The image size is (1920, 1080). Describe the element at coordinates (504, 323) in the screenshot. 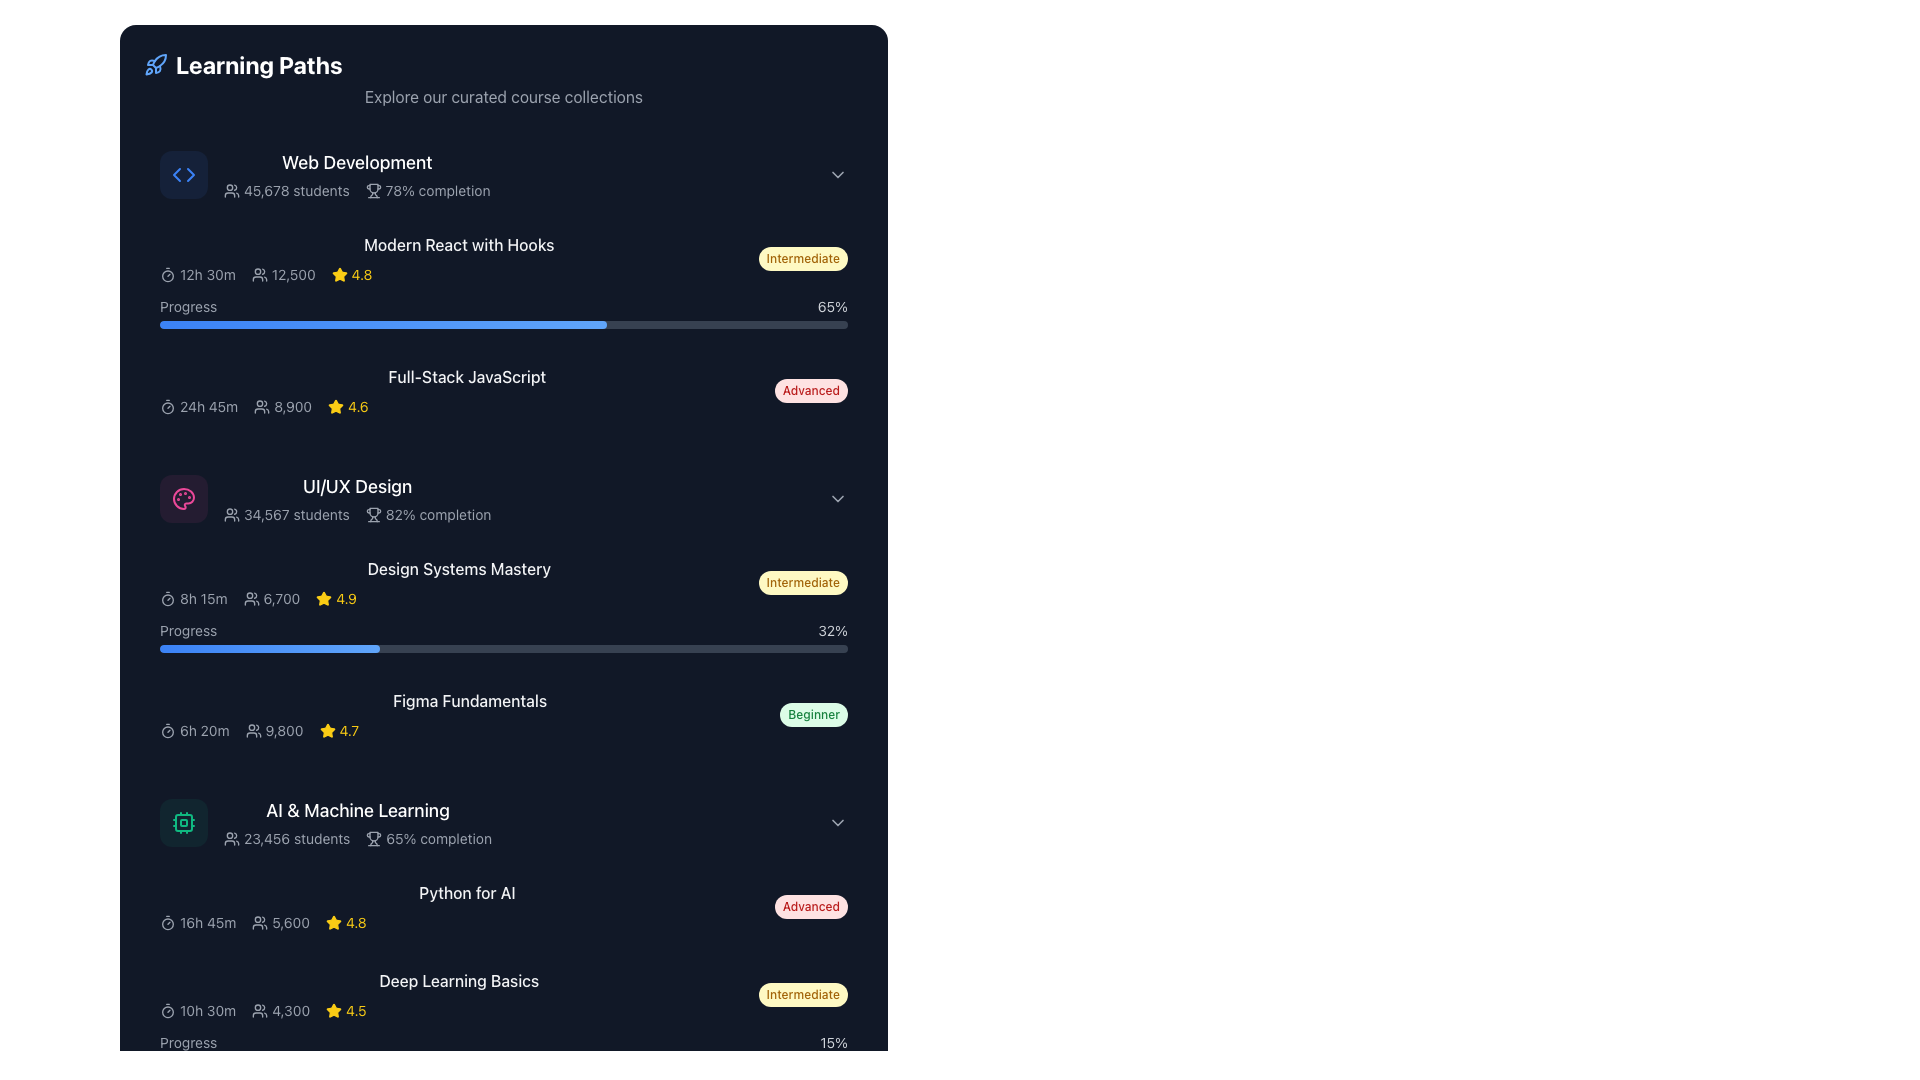

I see `the horizontal progress bar with rounded ends, styled with a gray background and blue gradient fill, which represents 65% completion, located below the 'Progress' label and to the left of the '65%' text in the 'Modern React with Hooks' course description block` at that location.